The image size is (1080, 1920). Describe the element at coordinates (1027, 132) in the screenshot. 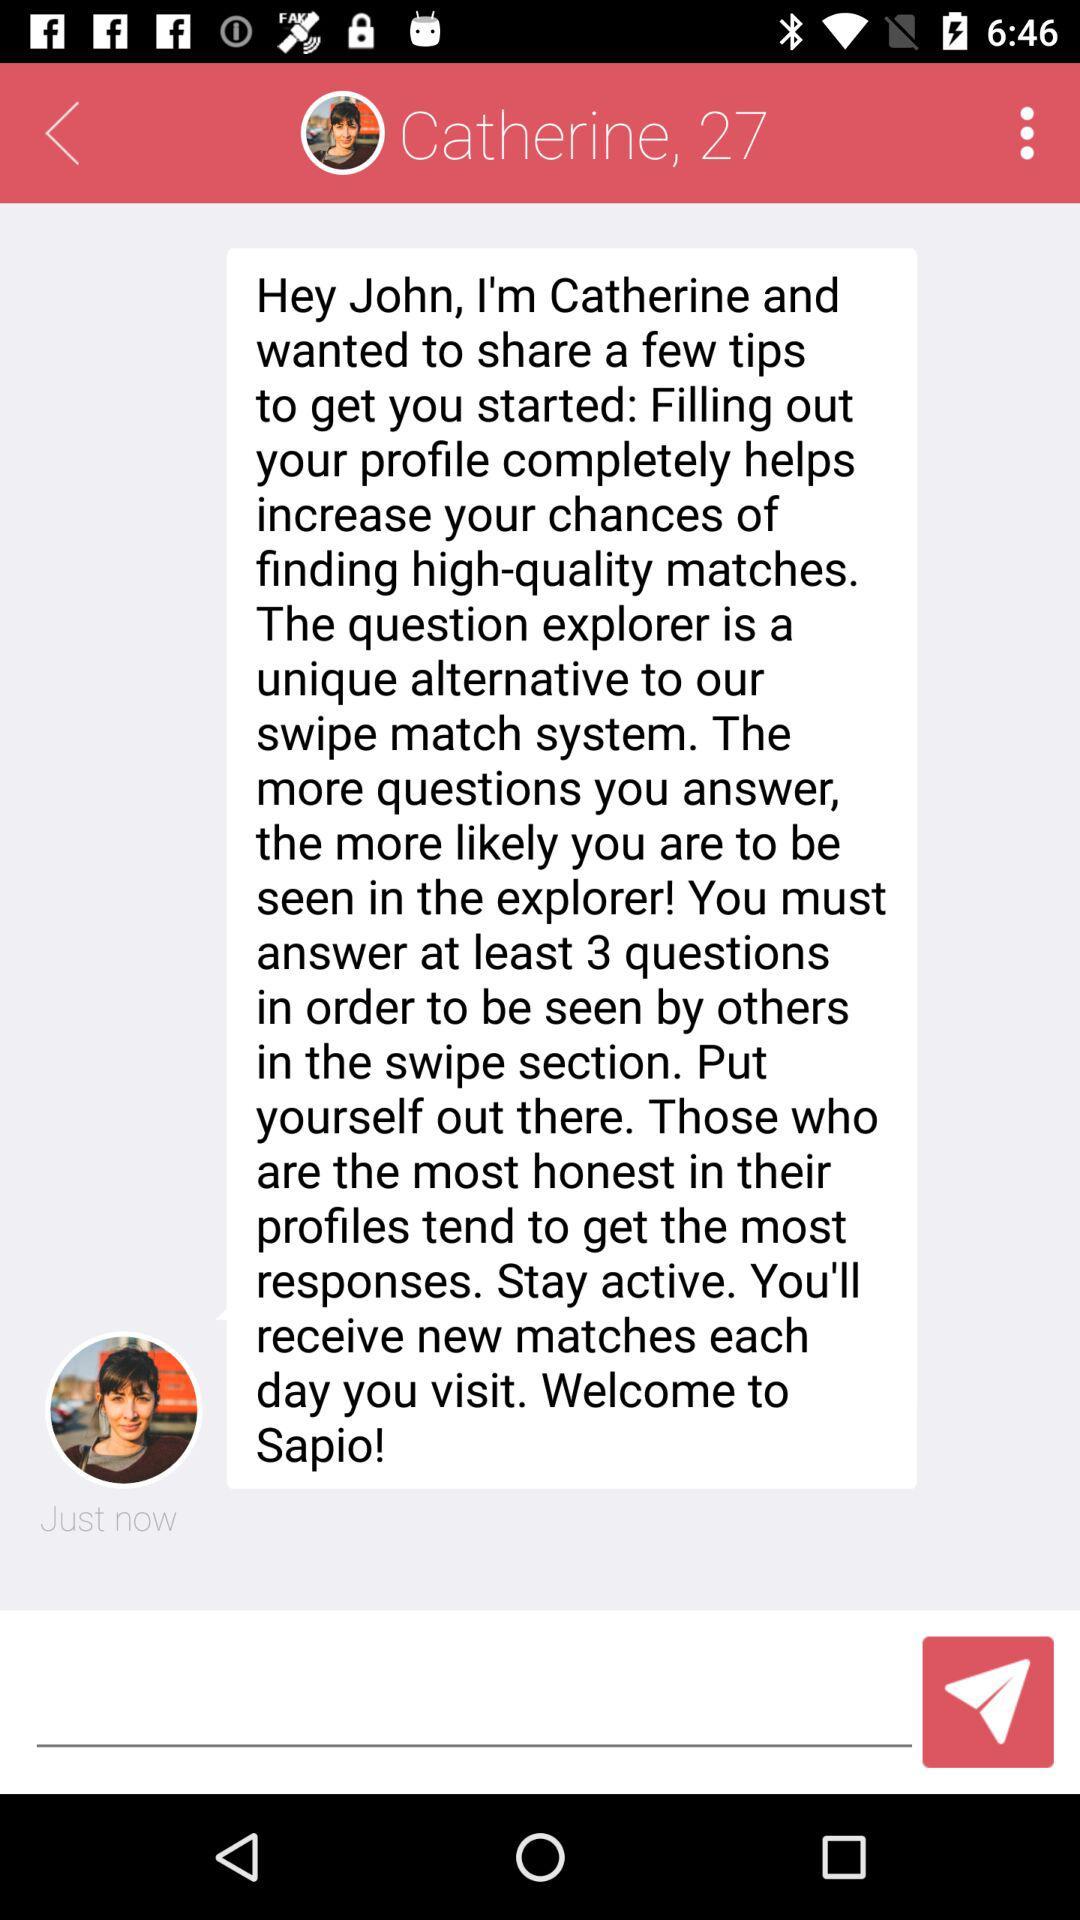

I see `more options` at that location.